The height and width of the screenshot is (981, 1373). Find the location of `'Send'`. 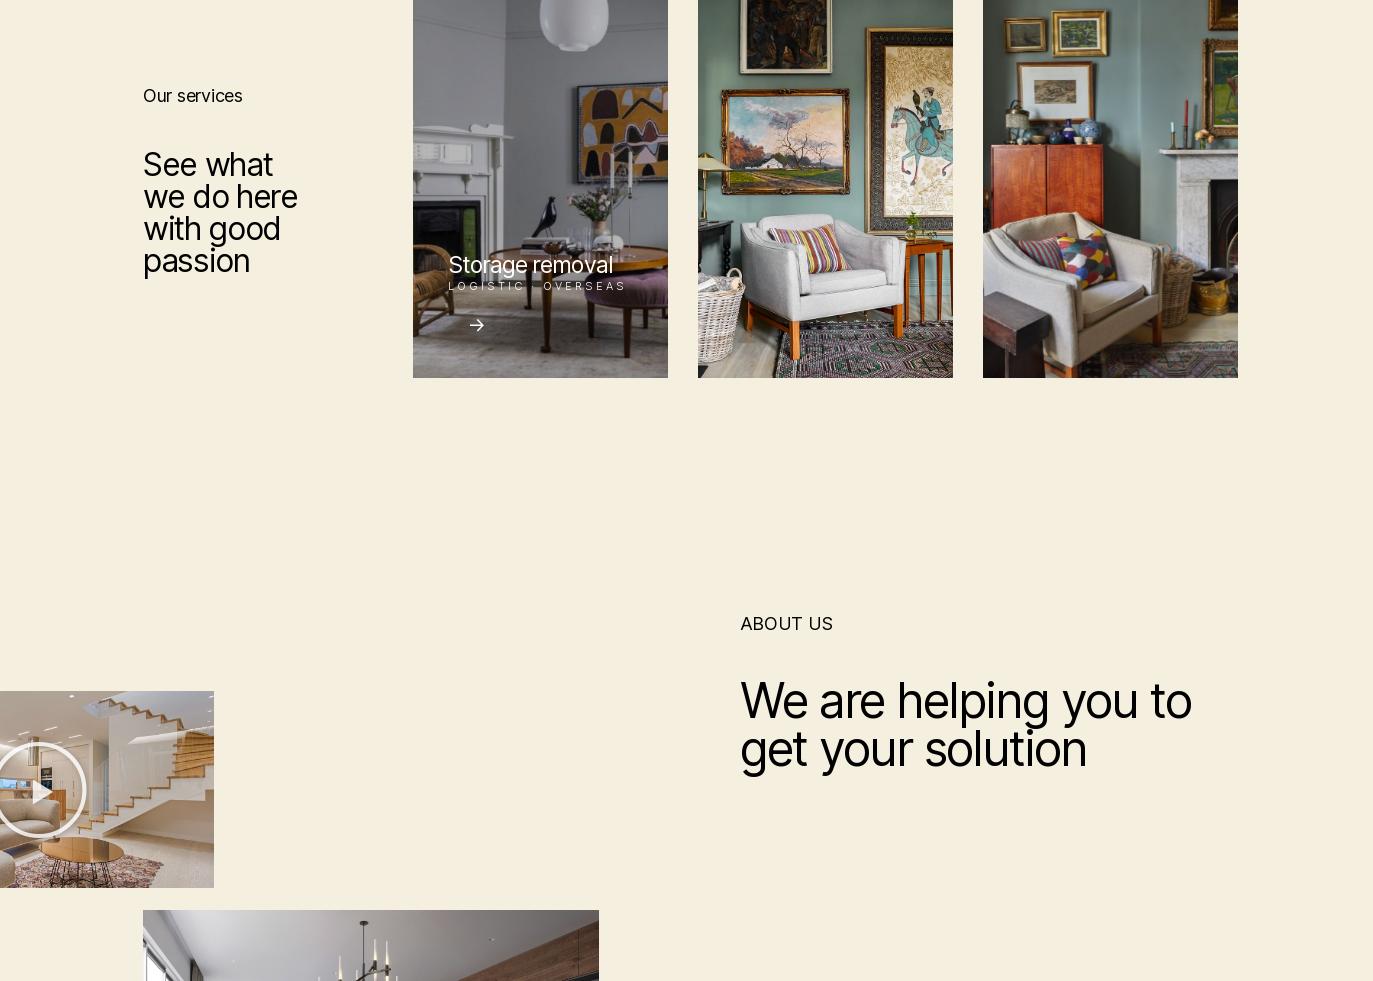

'Send' is located at coordinates (580, 769).